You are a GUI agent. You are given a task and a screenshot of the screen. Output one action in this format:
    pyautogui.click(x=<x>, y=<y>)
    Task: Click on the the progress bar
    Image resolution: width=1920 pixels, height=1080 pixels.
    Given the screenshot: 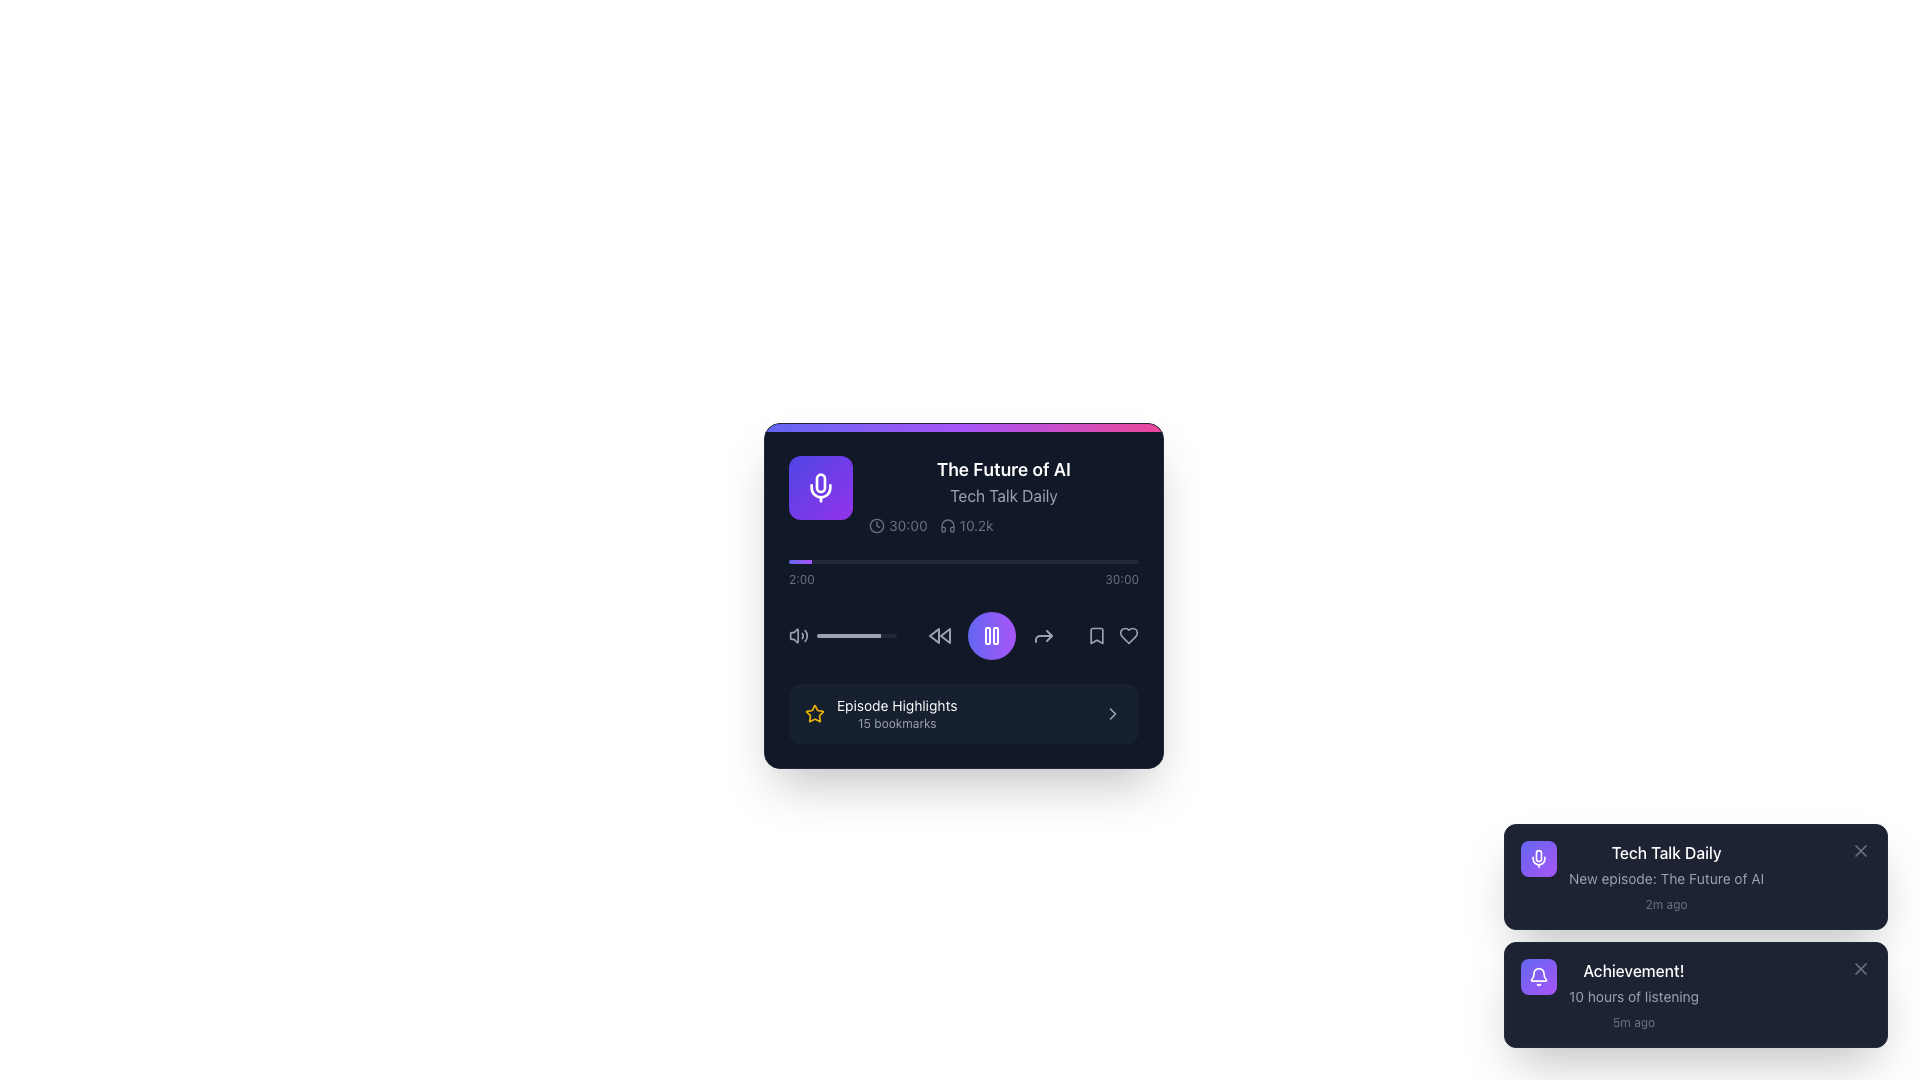 What is the action you would take?
    pyautogui.click(x=833, y=636)
    